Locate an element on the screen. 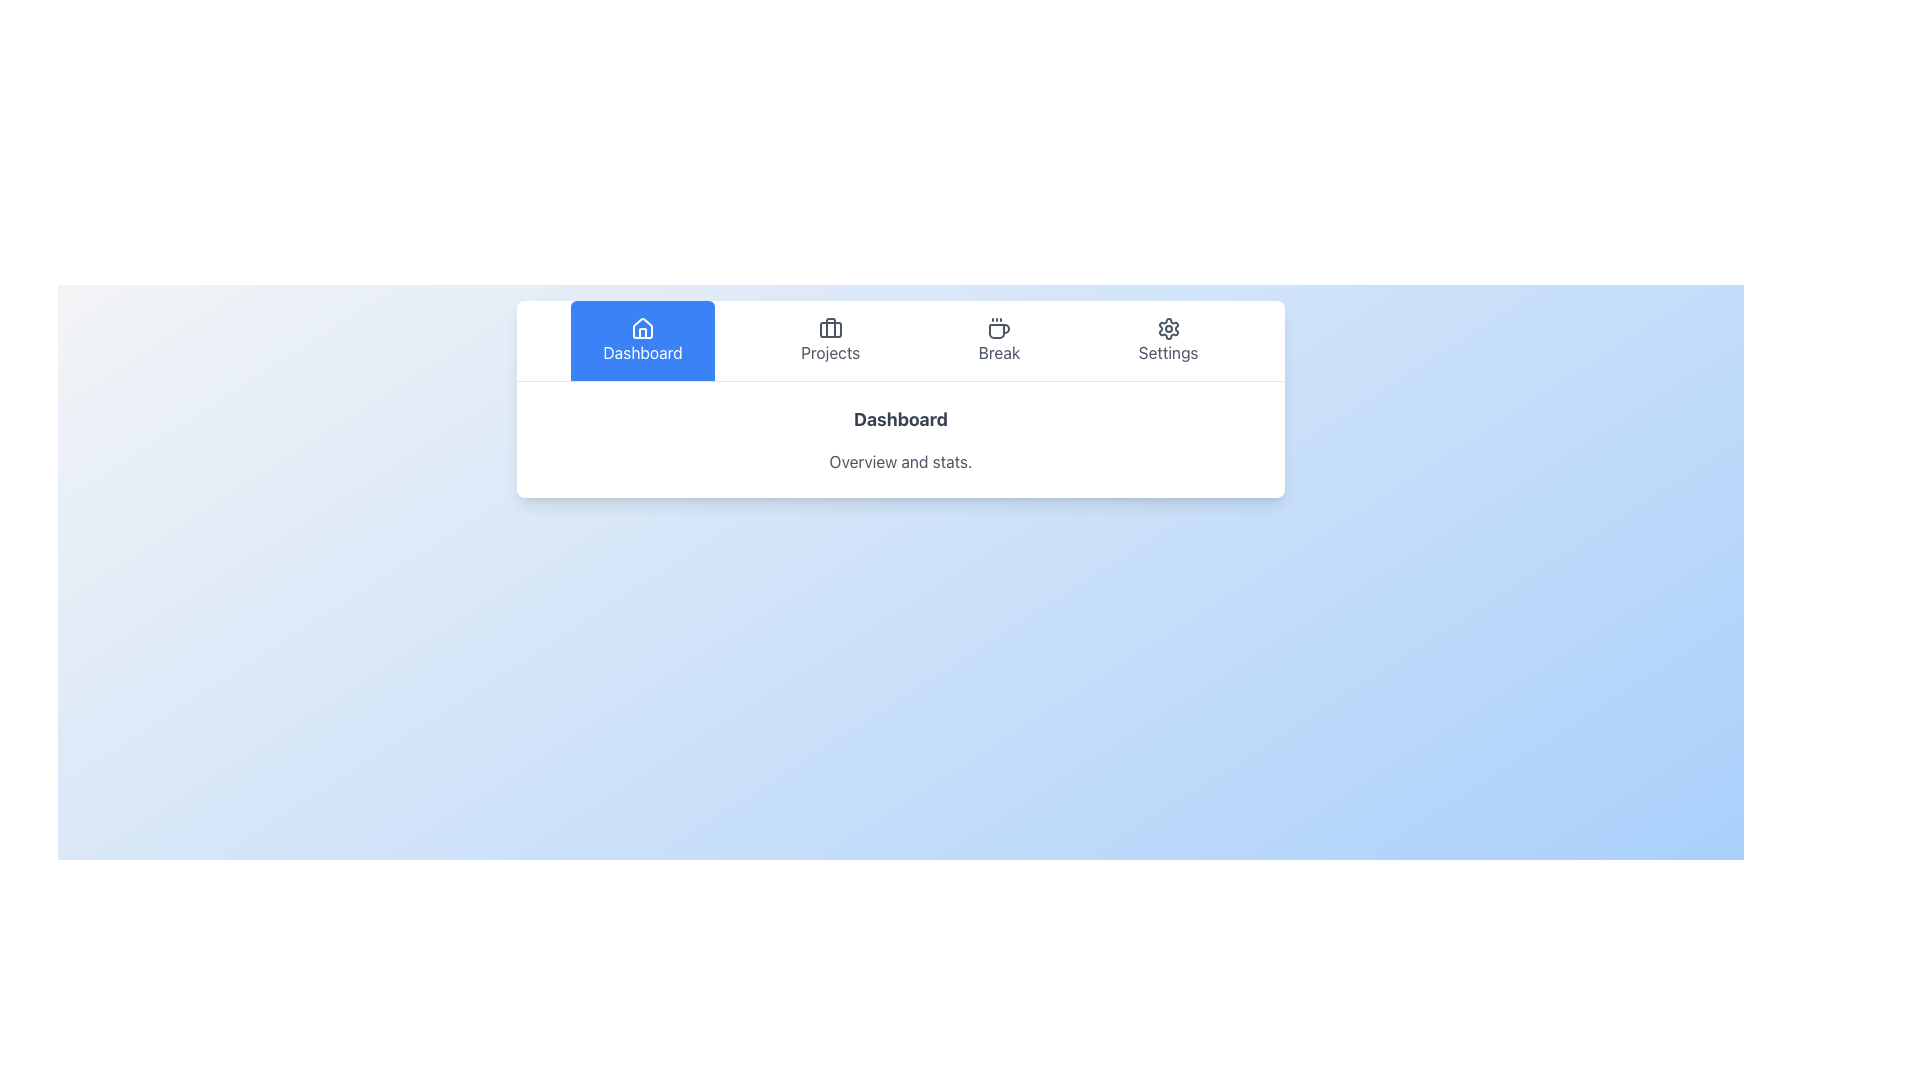 The height and width of the screenshot is (1080, 1920). the briefcase icon in the navigation menu located above the 'Projects' text, which is the second item from the left is located at coordinates (830, 327).